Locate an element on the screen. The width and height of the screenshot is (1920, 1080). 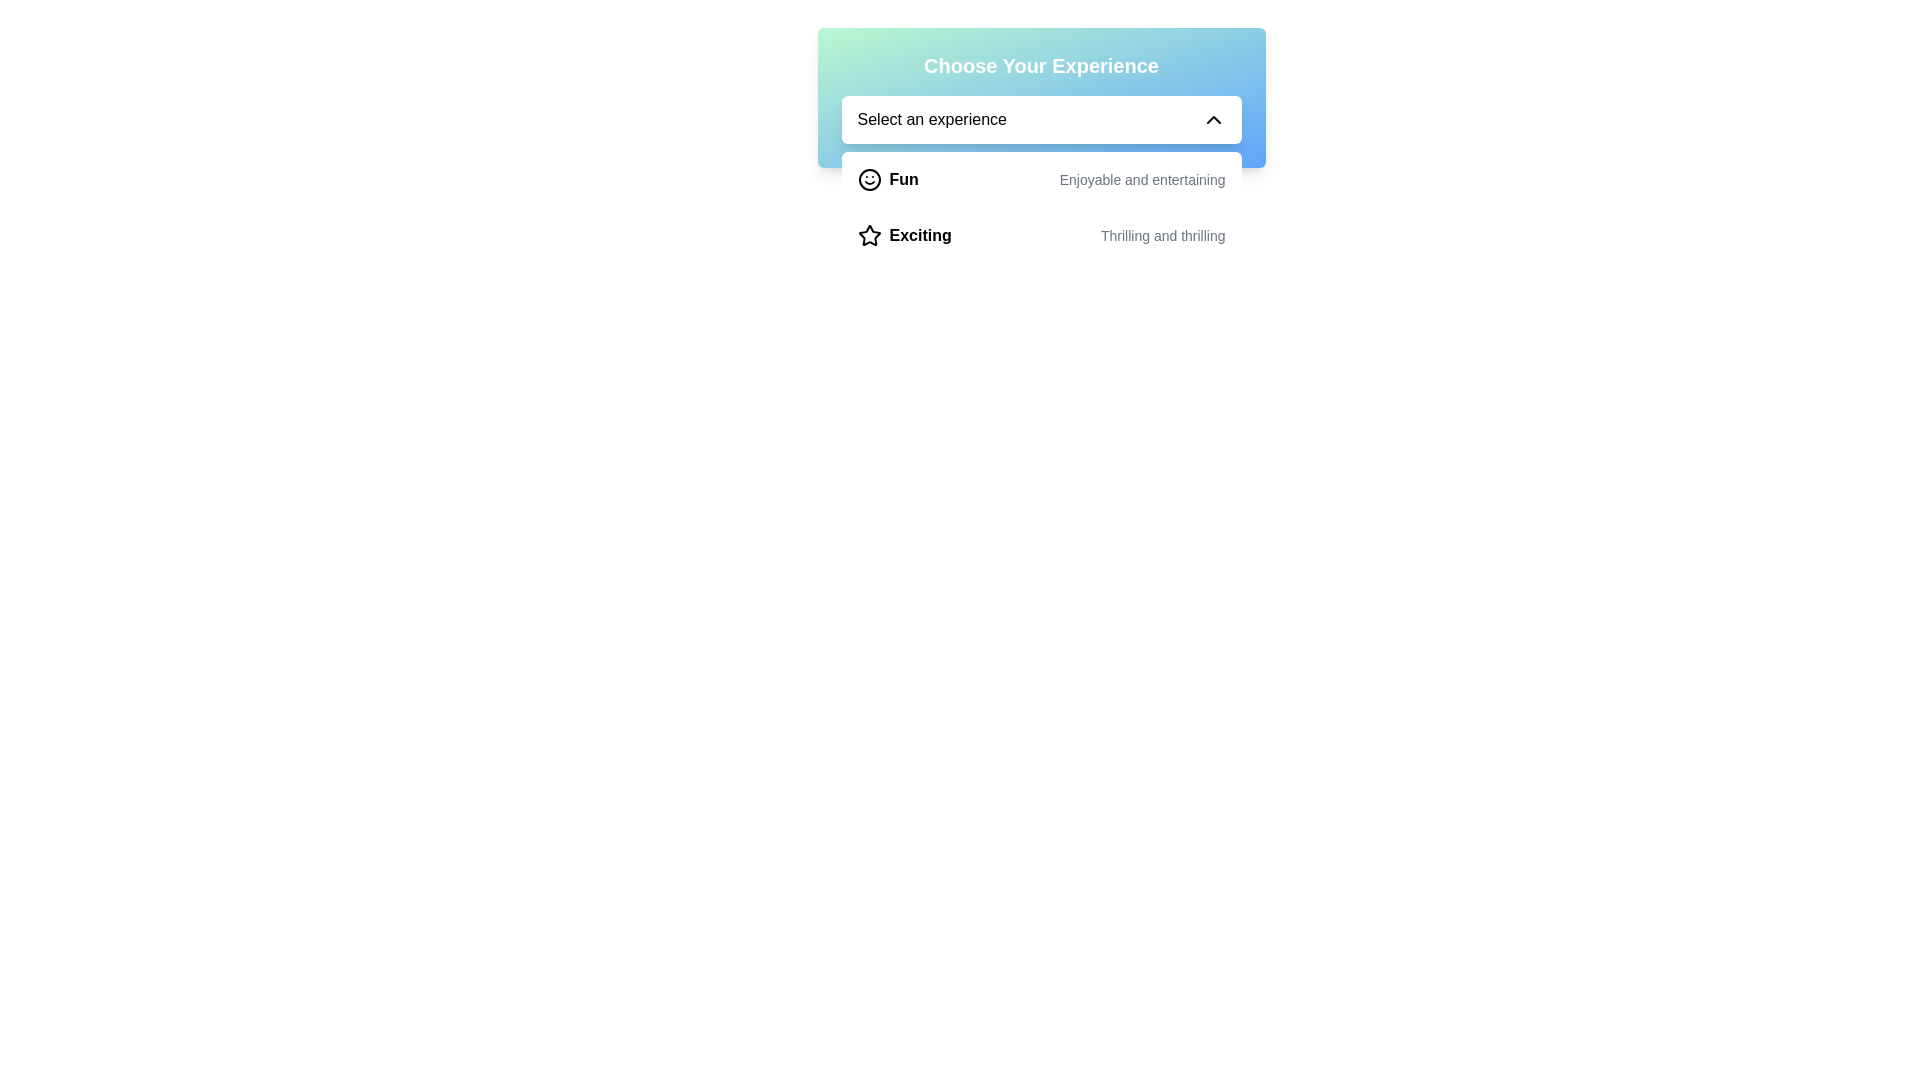
or read the text label that reads 'Fun', which is bold and positioned next to a smiley icon, indicating a cheerful option is located at coordinates (903, 180).